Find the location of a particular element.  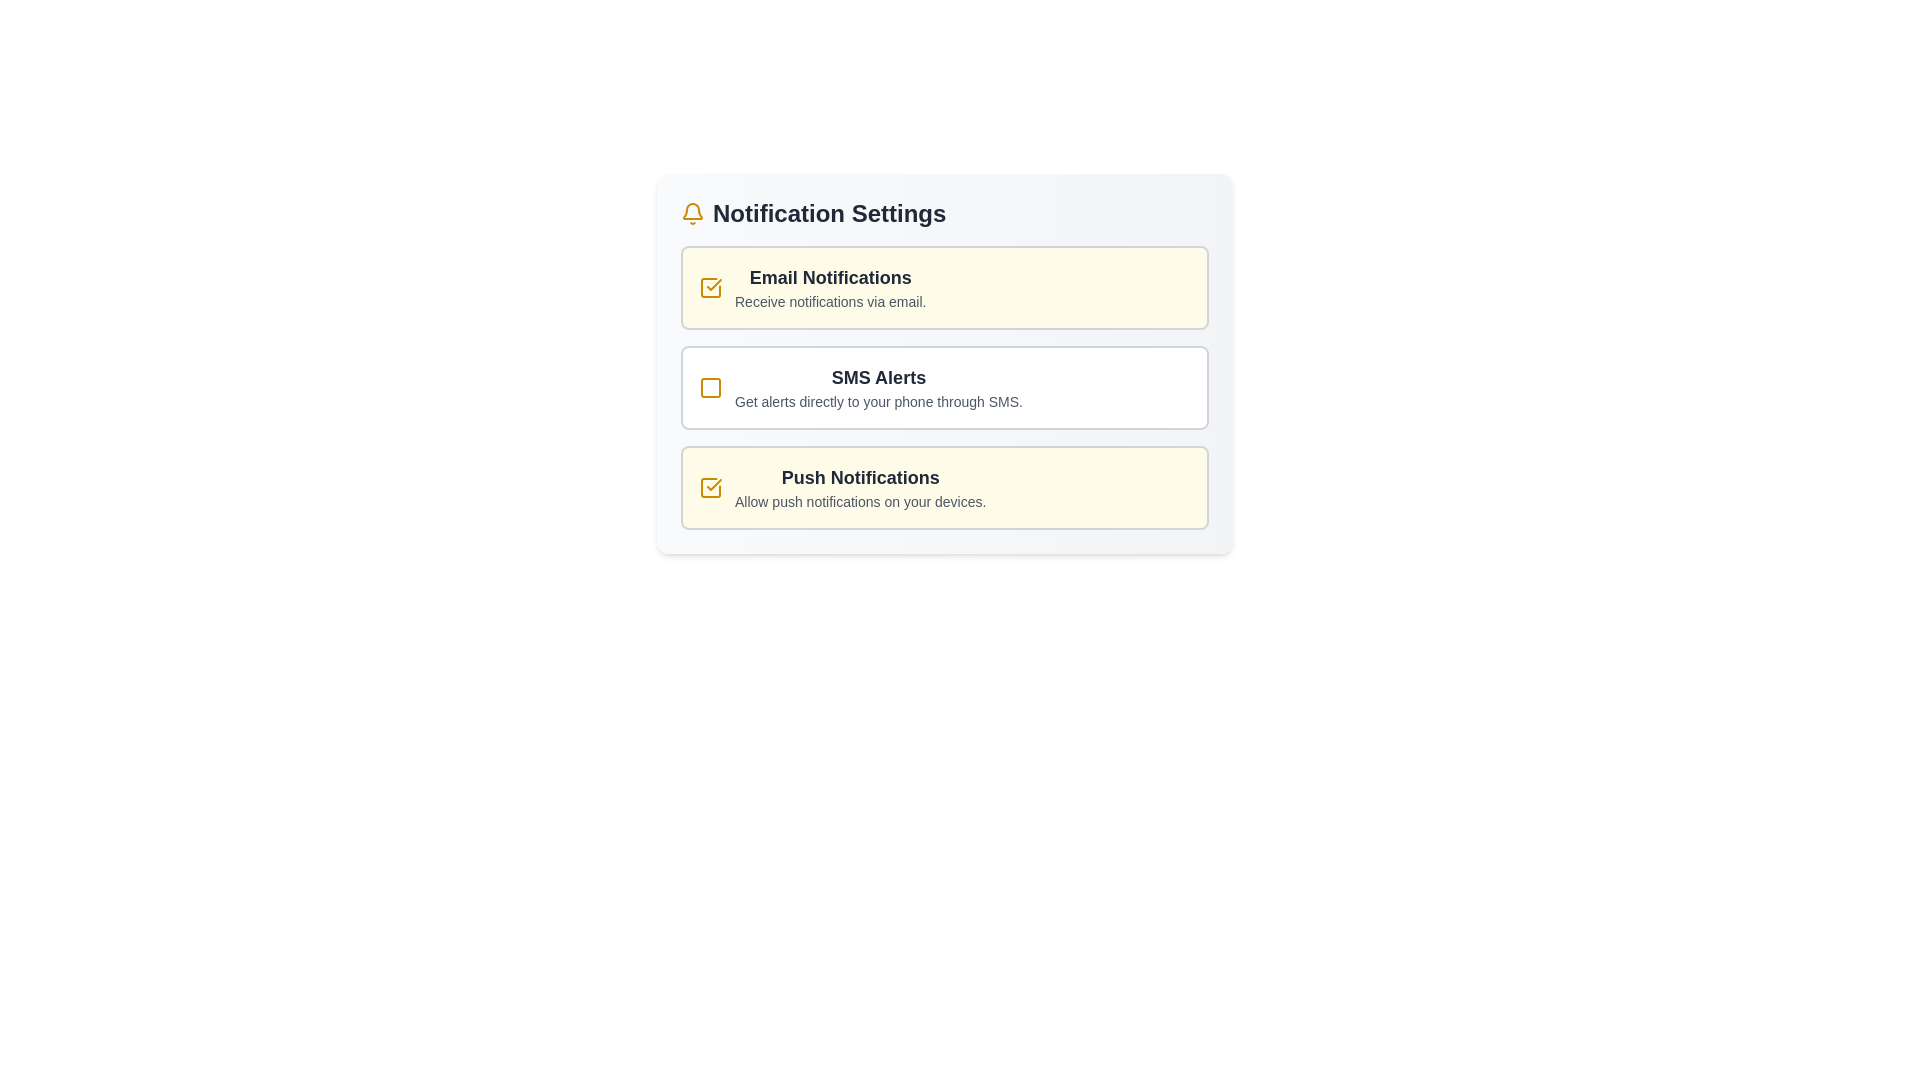

the yellow checkmark icon representing the selected state of the Checkbox located to the left of the 'Push Notifications' text is located at coordinates (710, 488).